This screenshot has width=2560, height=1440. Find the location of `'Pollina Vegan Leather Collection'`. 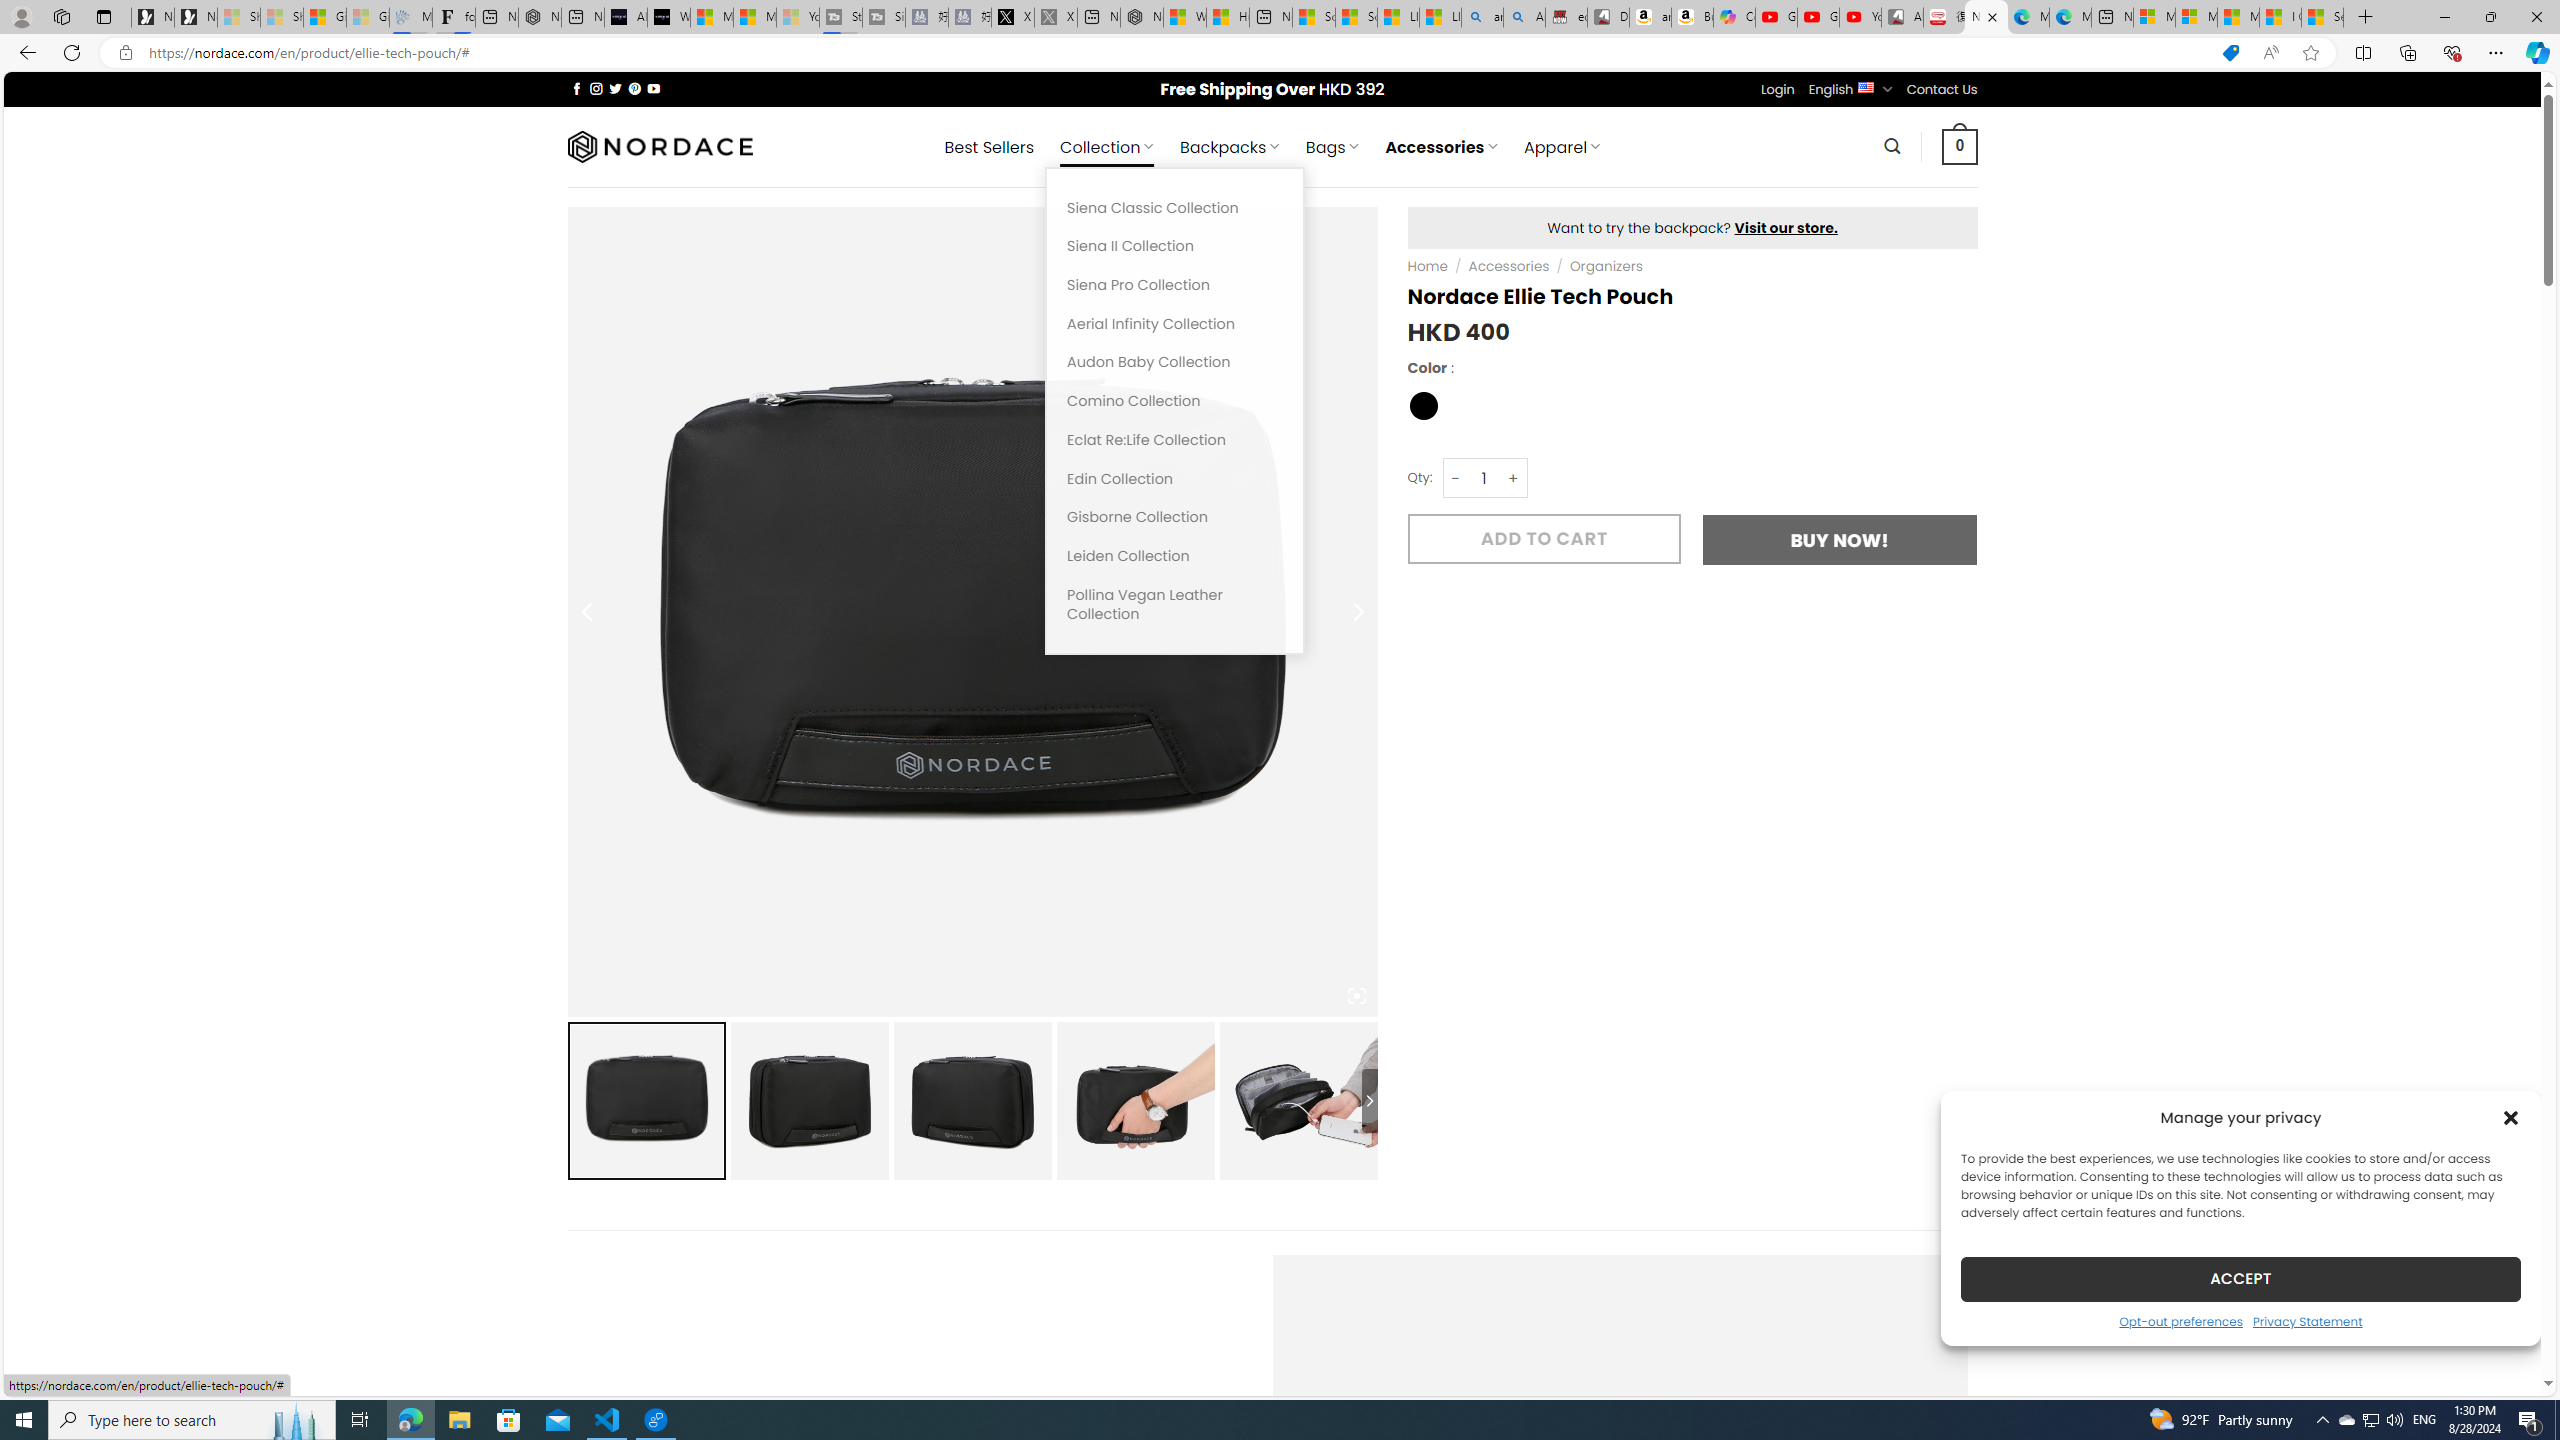

'Pollina Vegan Leather Collection' is located at coordinates (1174, 604).